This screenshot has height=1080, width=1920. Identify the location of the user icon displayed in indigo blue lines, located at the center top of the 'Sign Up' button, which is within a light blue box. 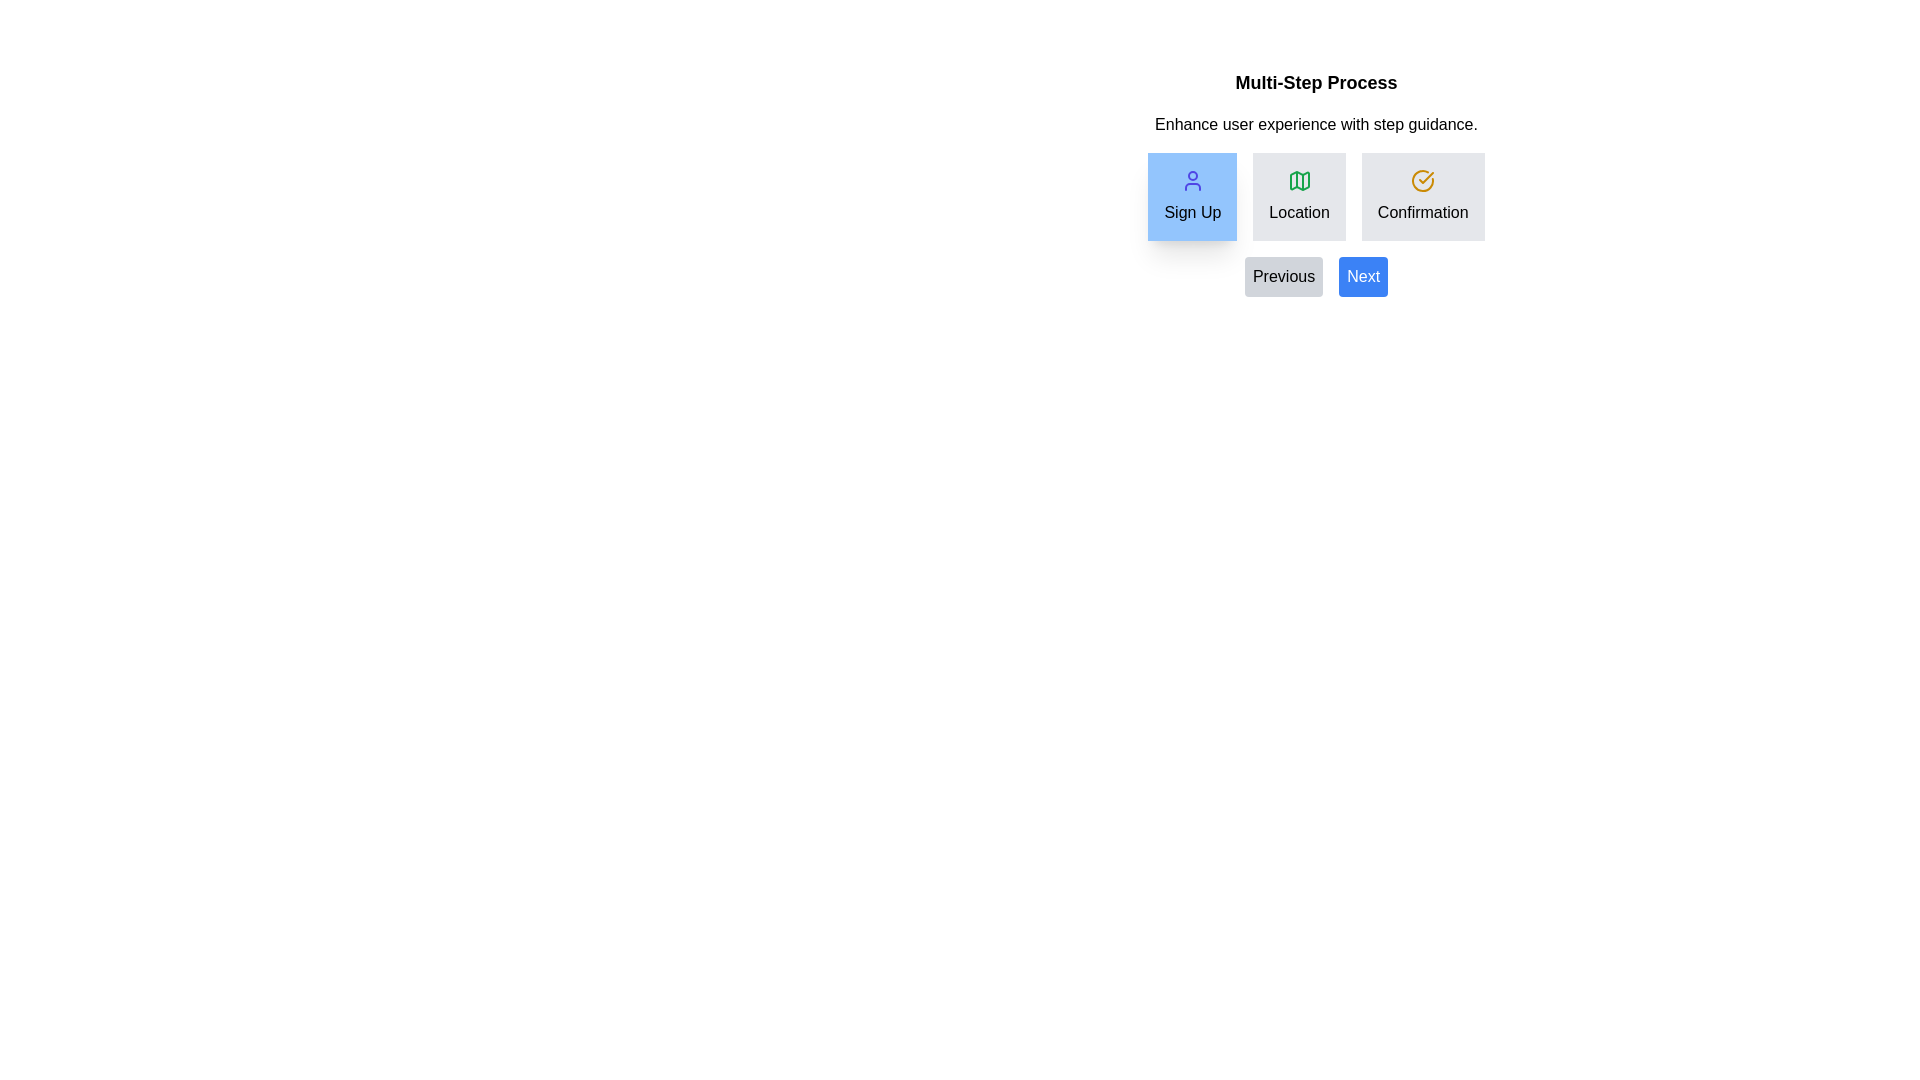
(1192, 181).